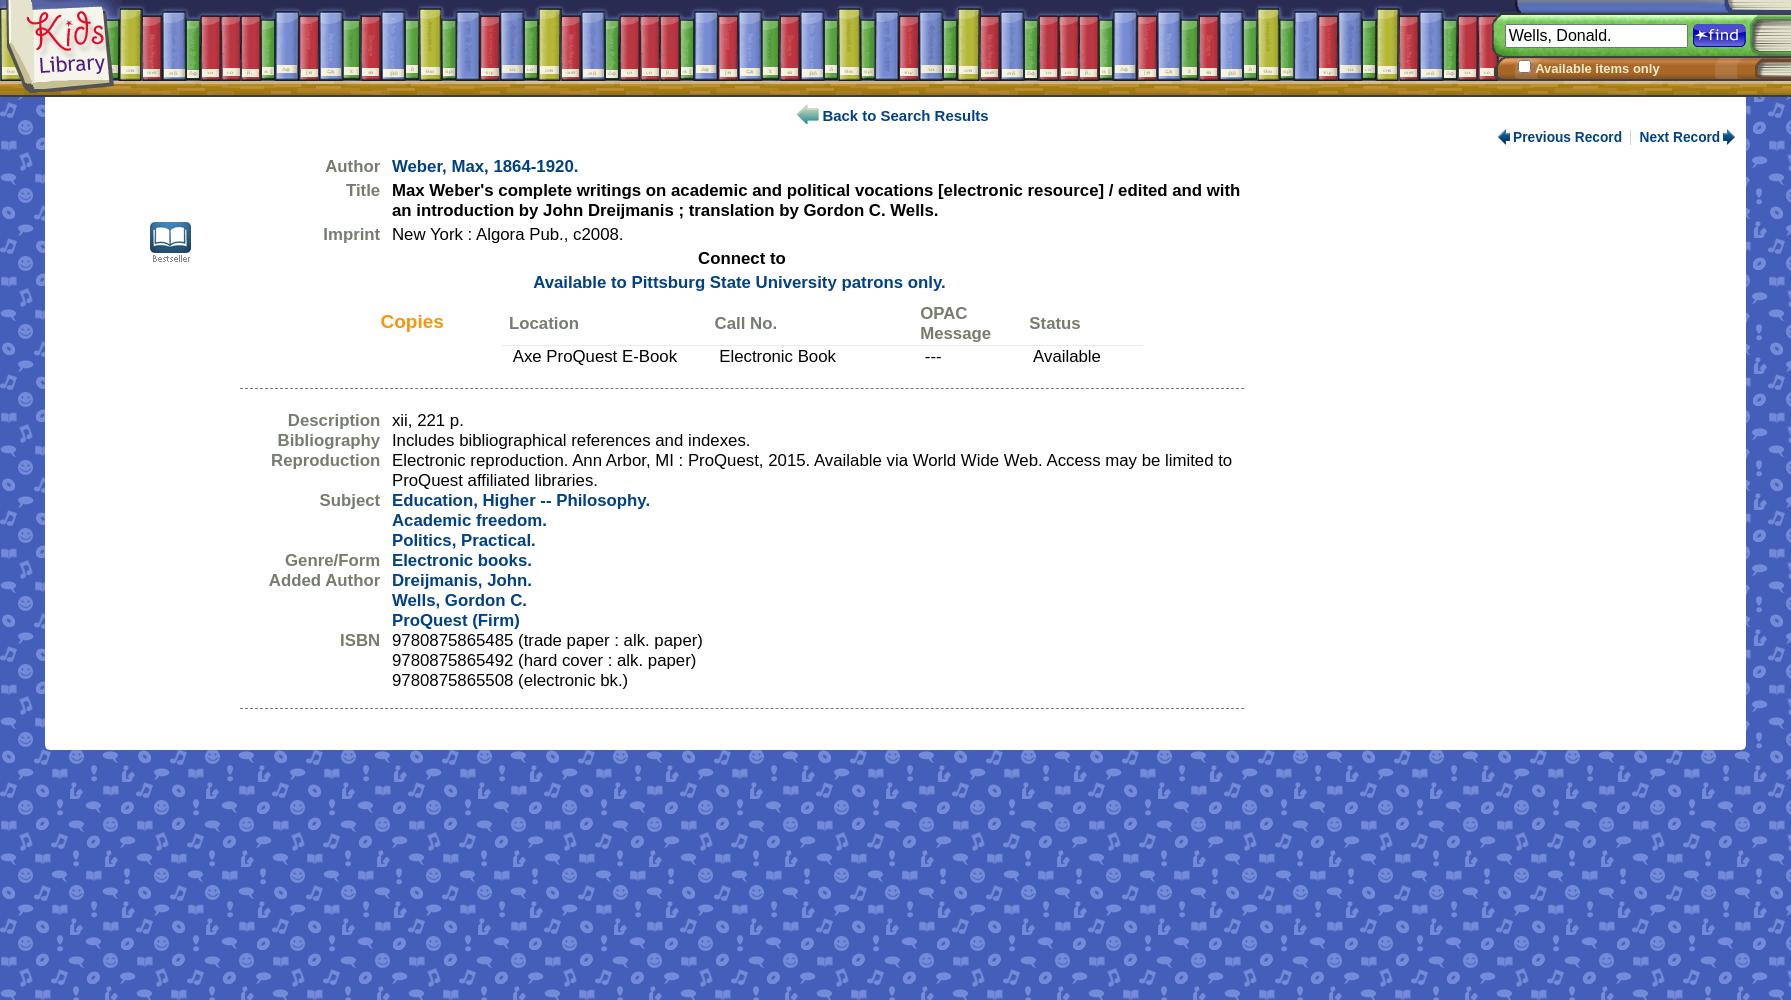  Describe the element at coordinates (468, 520) in the screenshot. I see `'Academic freedom.'` at that location.